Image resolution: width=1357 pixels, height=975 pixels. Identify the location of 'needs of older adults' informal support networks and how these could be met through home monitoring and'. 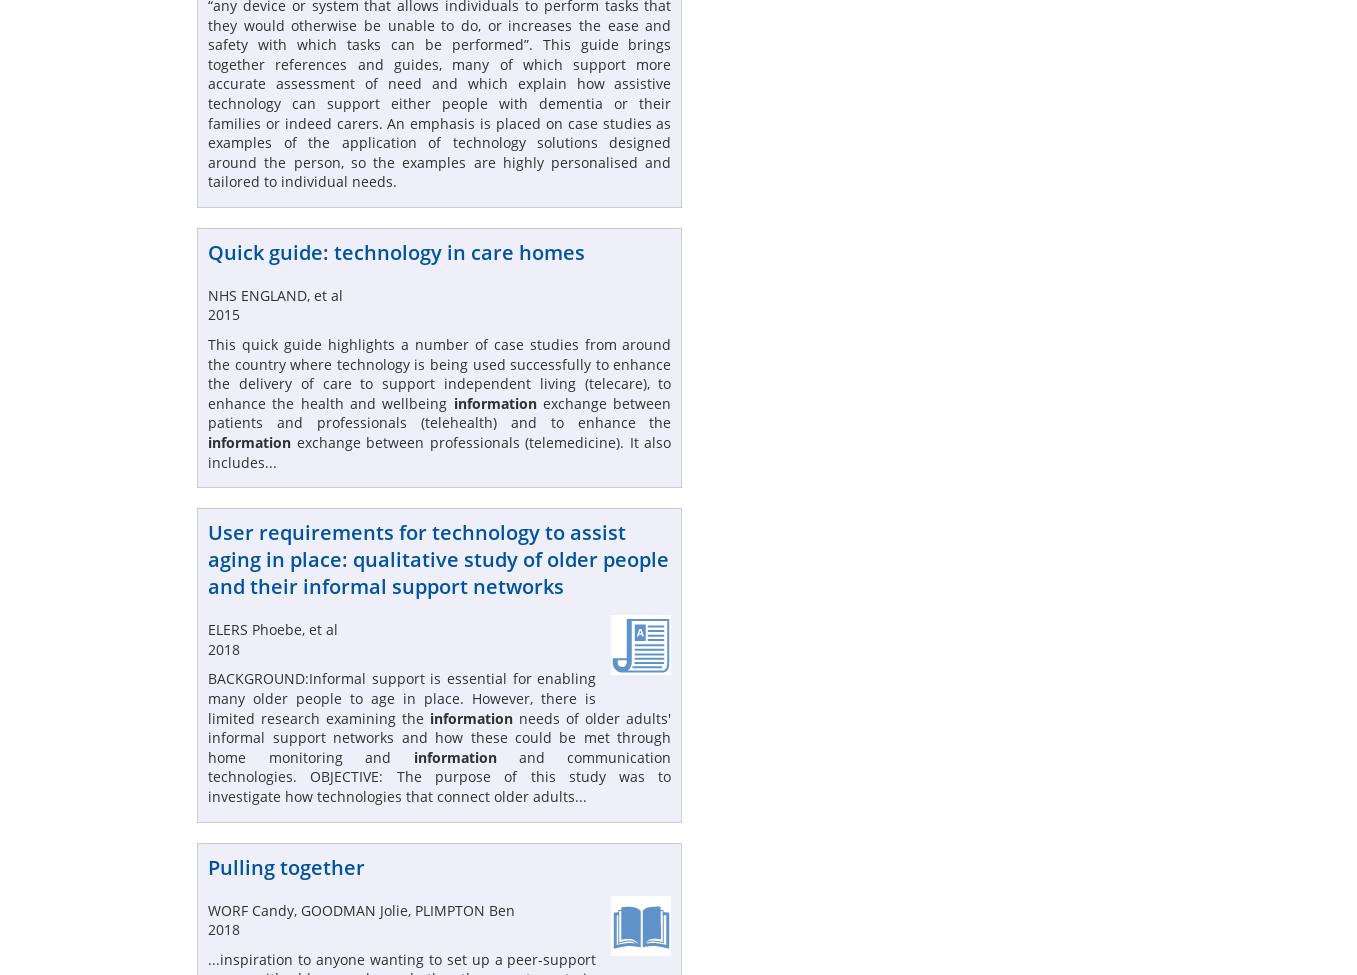
(438, 736).